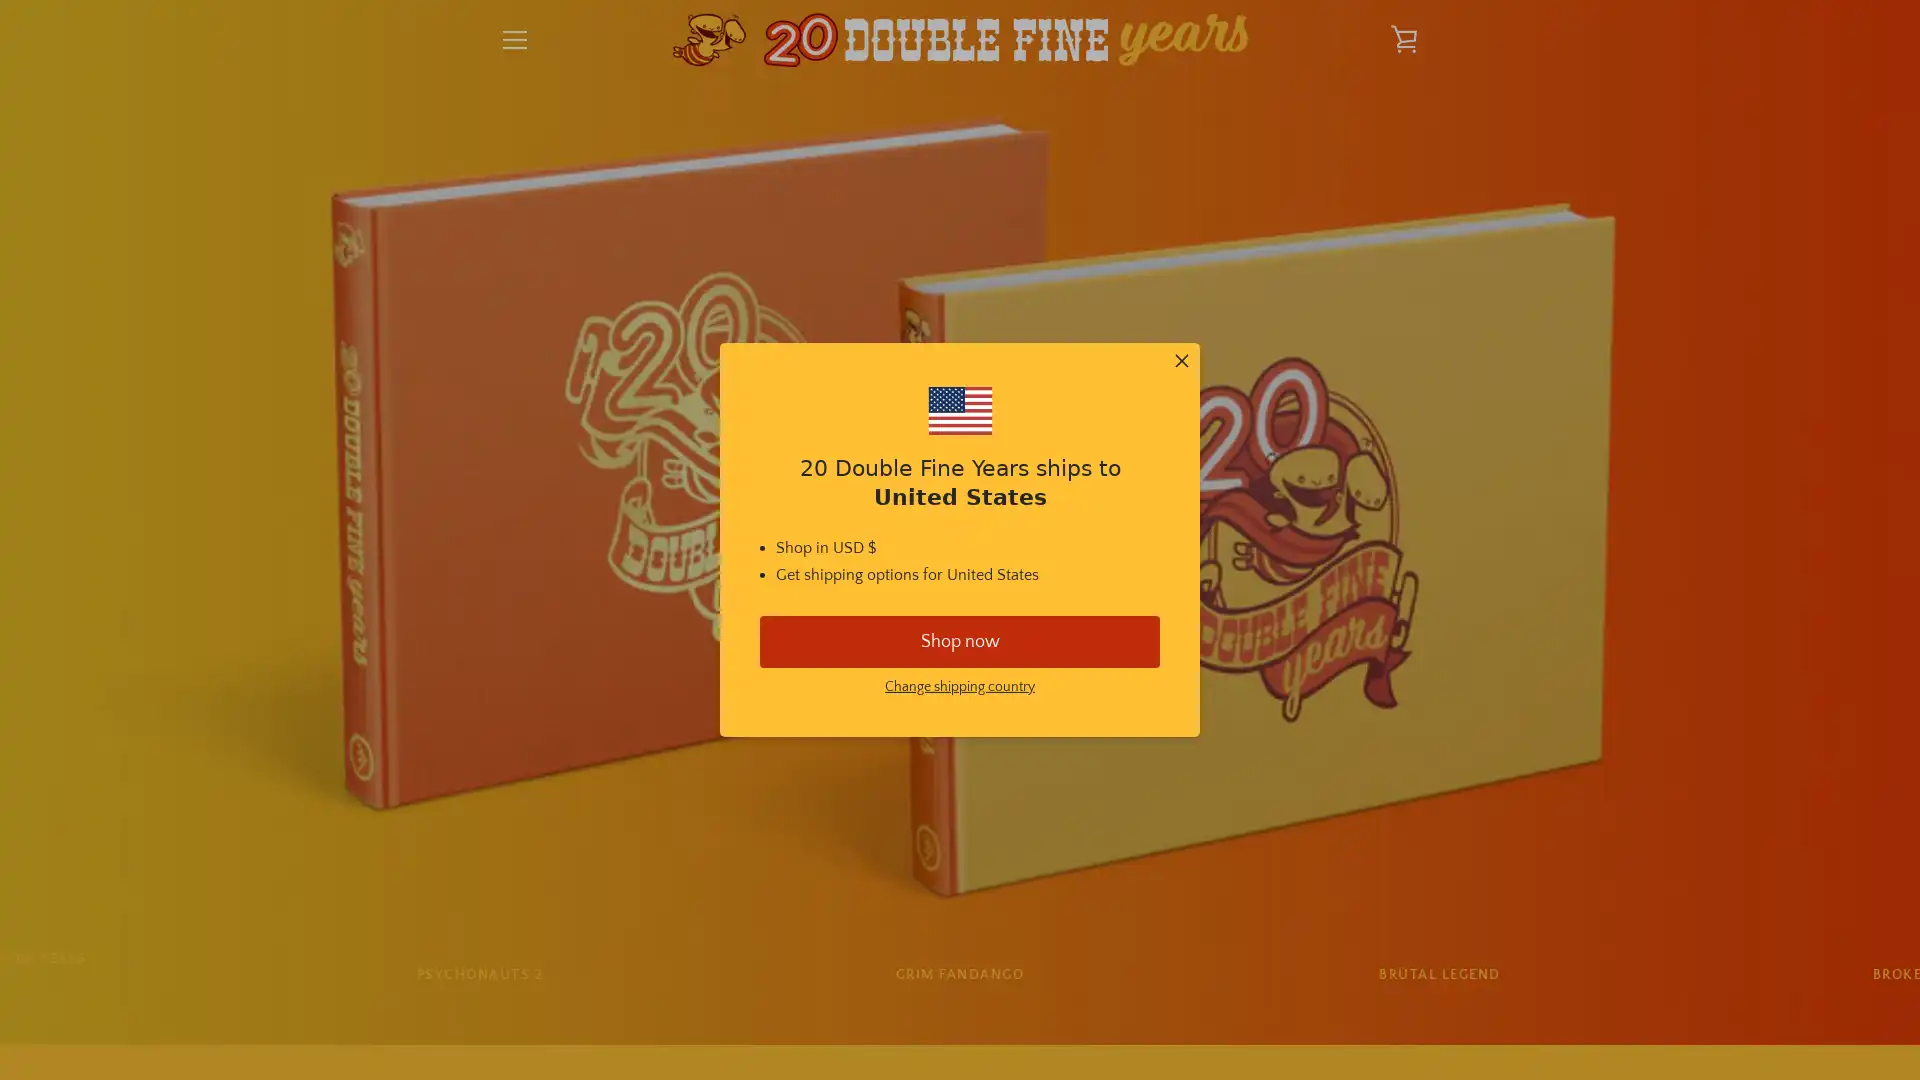 The width and height of the screenshot is (1920, 1080). What do you see at coordinates (1370, 900) in the screenshot?
I see `SUBSCRIBE` at bounding box center [1370, 900].